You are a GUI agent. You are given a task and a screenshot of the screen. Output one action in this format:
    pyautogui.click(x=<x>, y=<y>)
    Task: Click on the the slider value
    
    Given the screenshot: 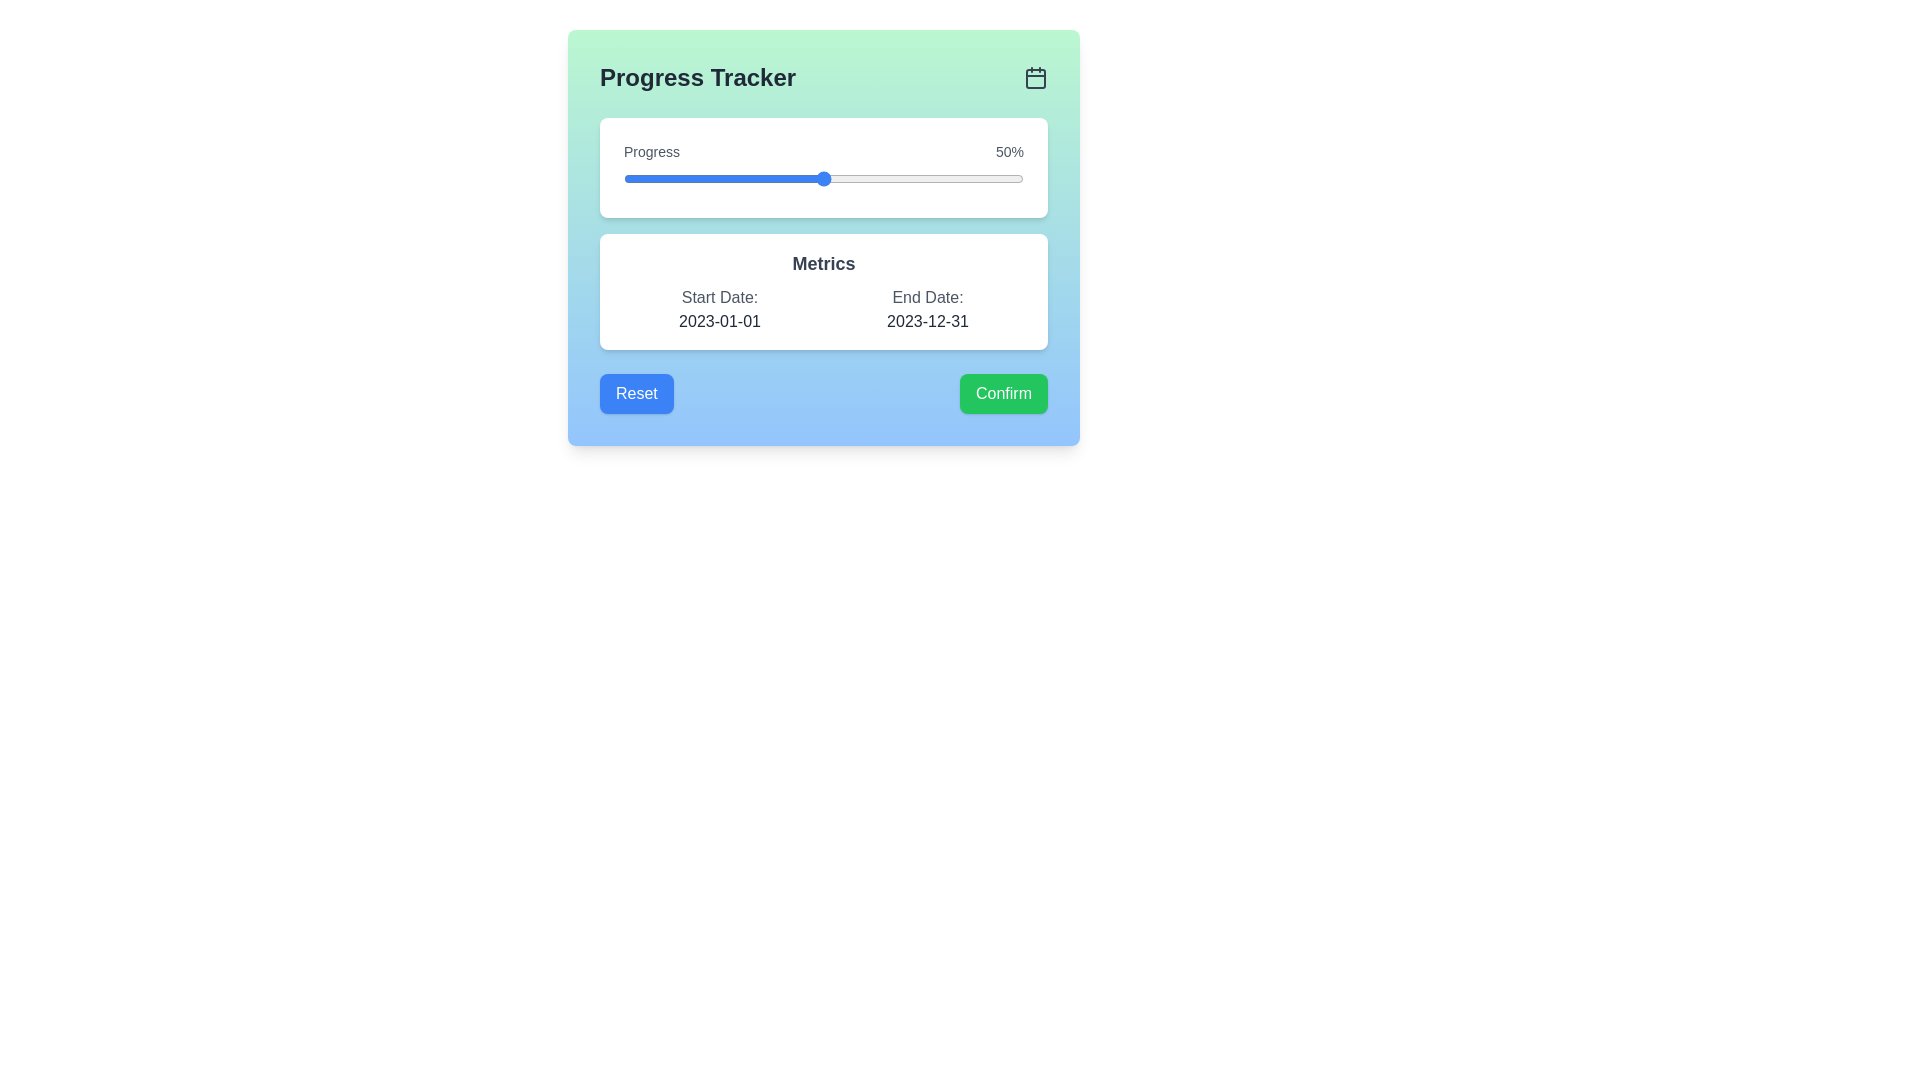 What is the action you would take?
    pyautogui.click(x=800, y=177)
    